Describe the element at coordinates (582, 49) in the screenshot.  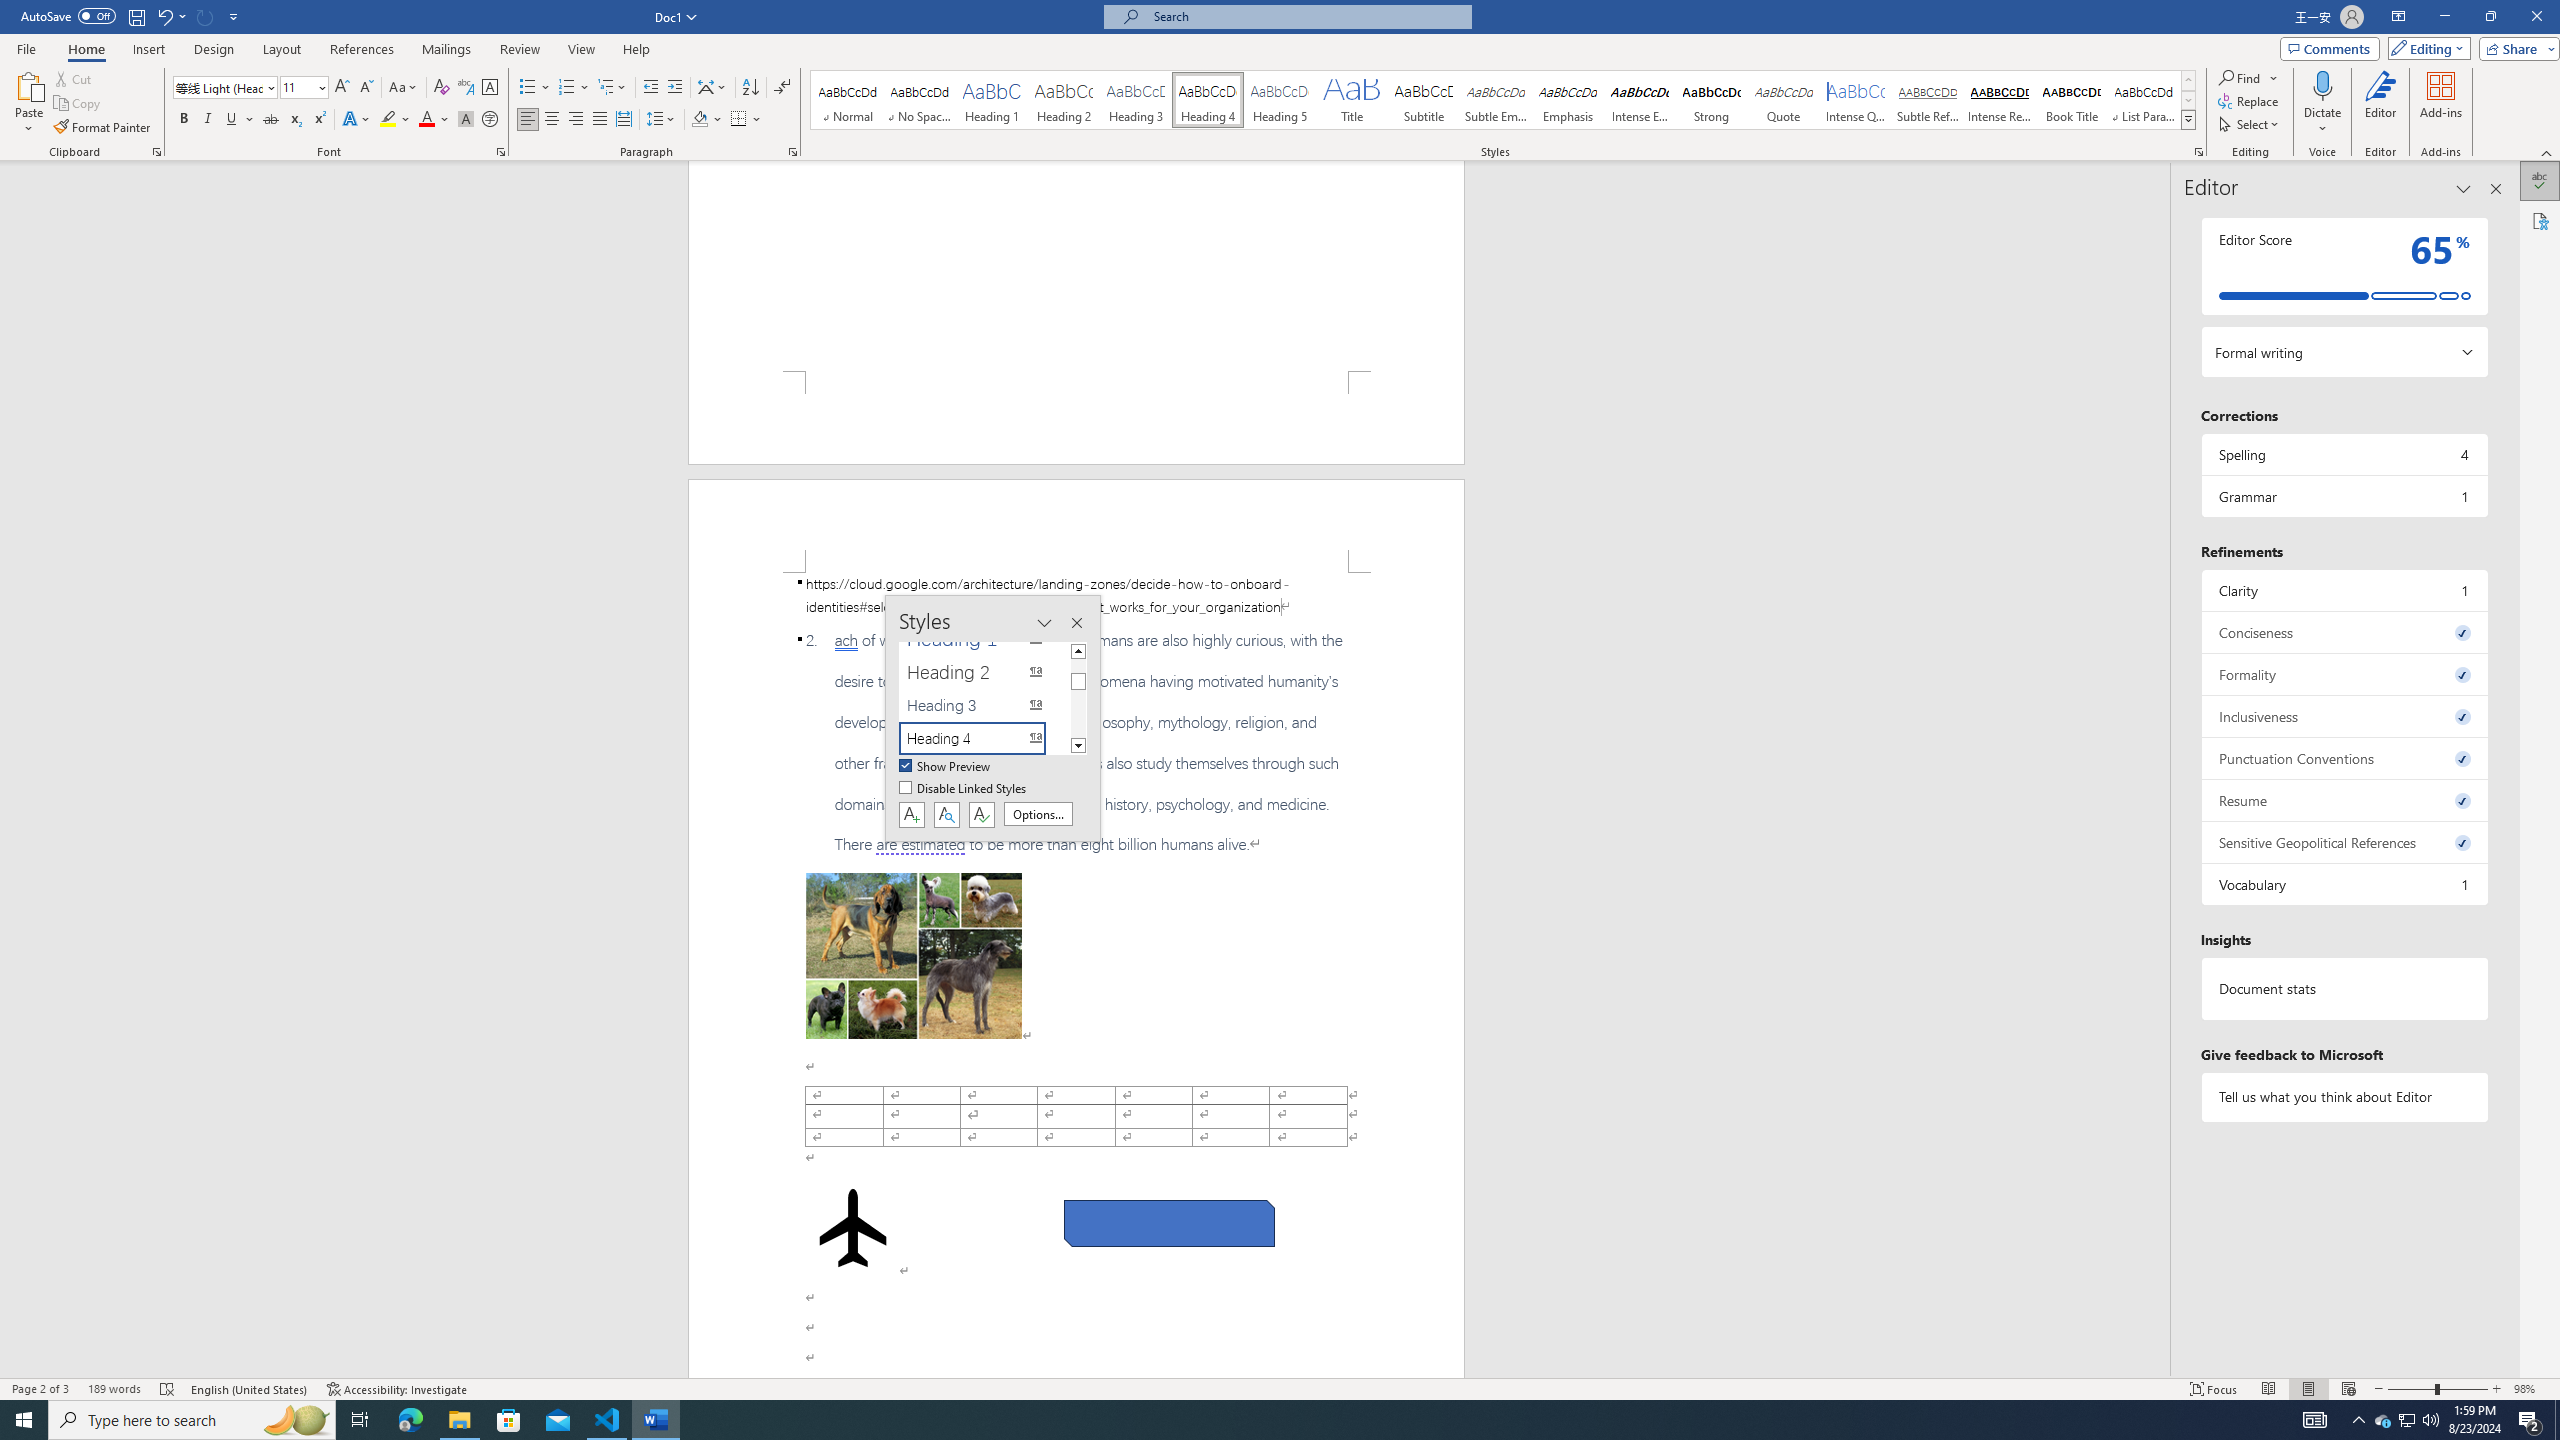
I see `'View'` at that location.